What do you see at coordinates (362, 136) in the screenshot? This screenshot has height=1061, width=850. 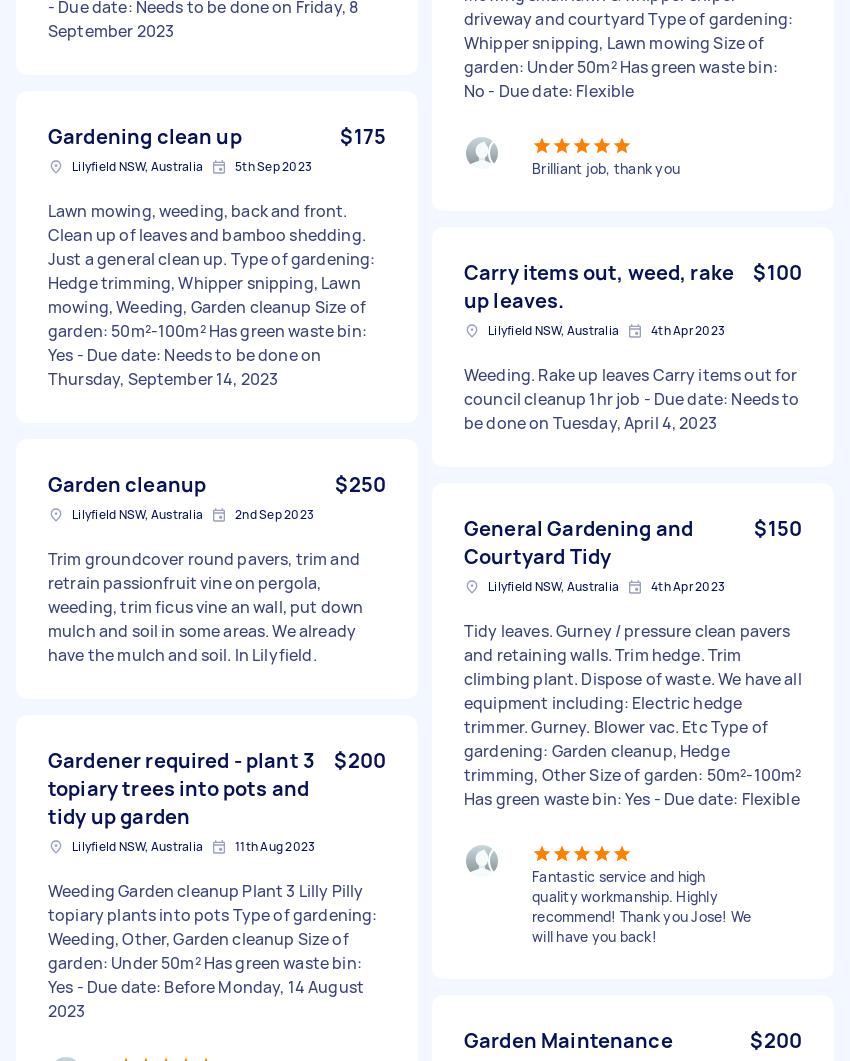 I see `'$175'` at bounding box center [362, 136].